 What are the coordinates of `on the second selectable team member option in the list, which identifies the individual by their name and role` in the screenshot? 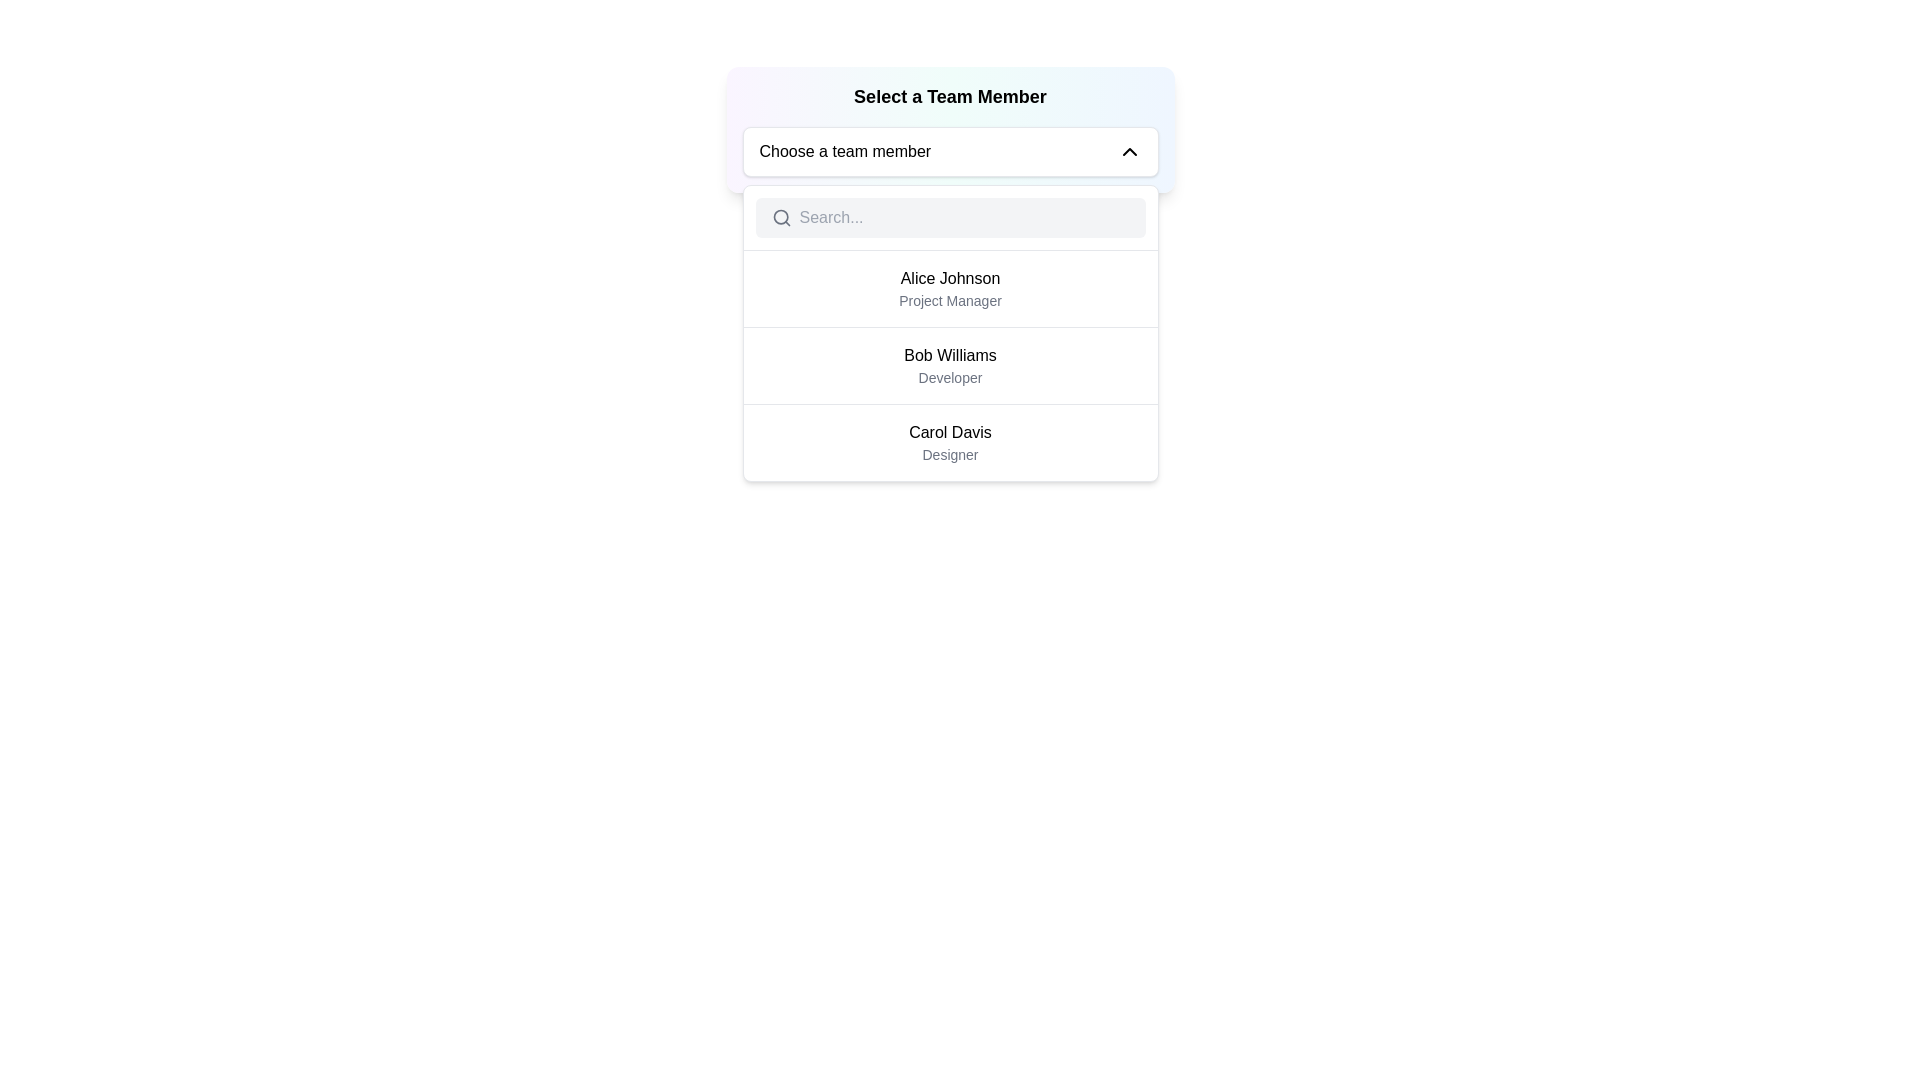 It's located at (949, 366).